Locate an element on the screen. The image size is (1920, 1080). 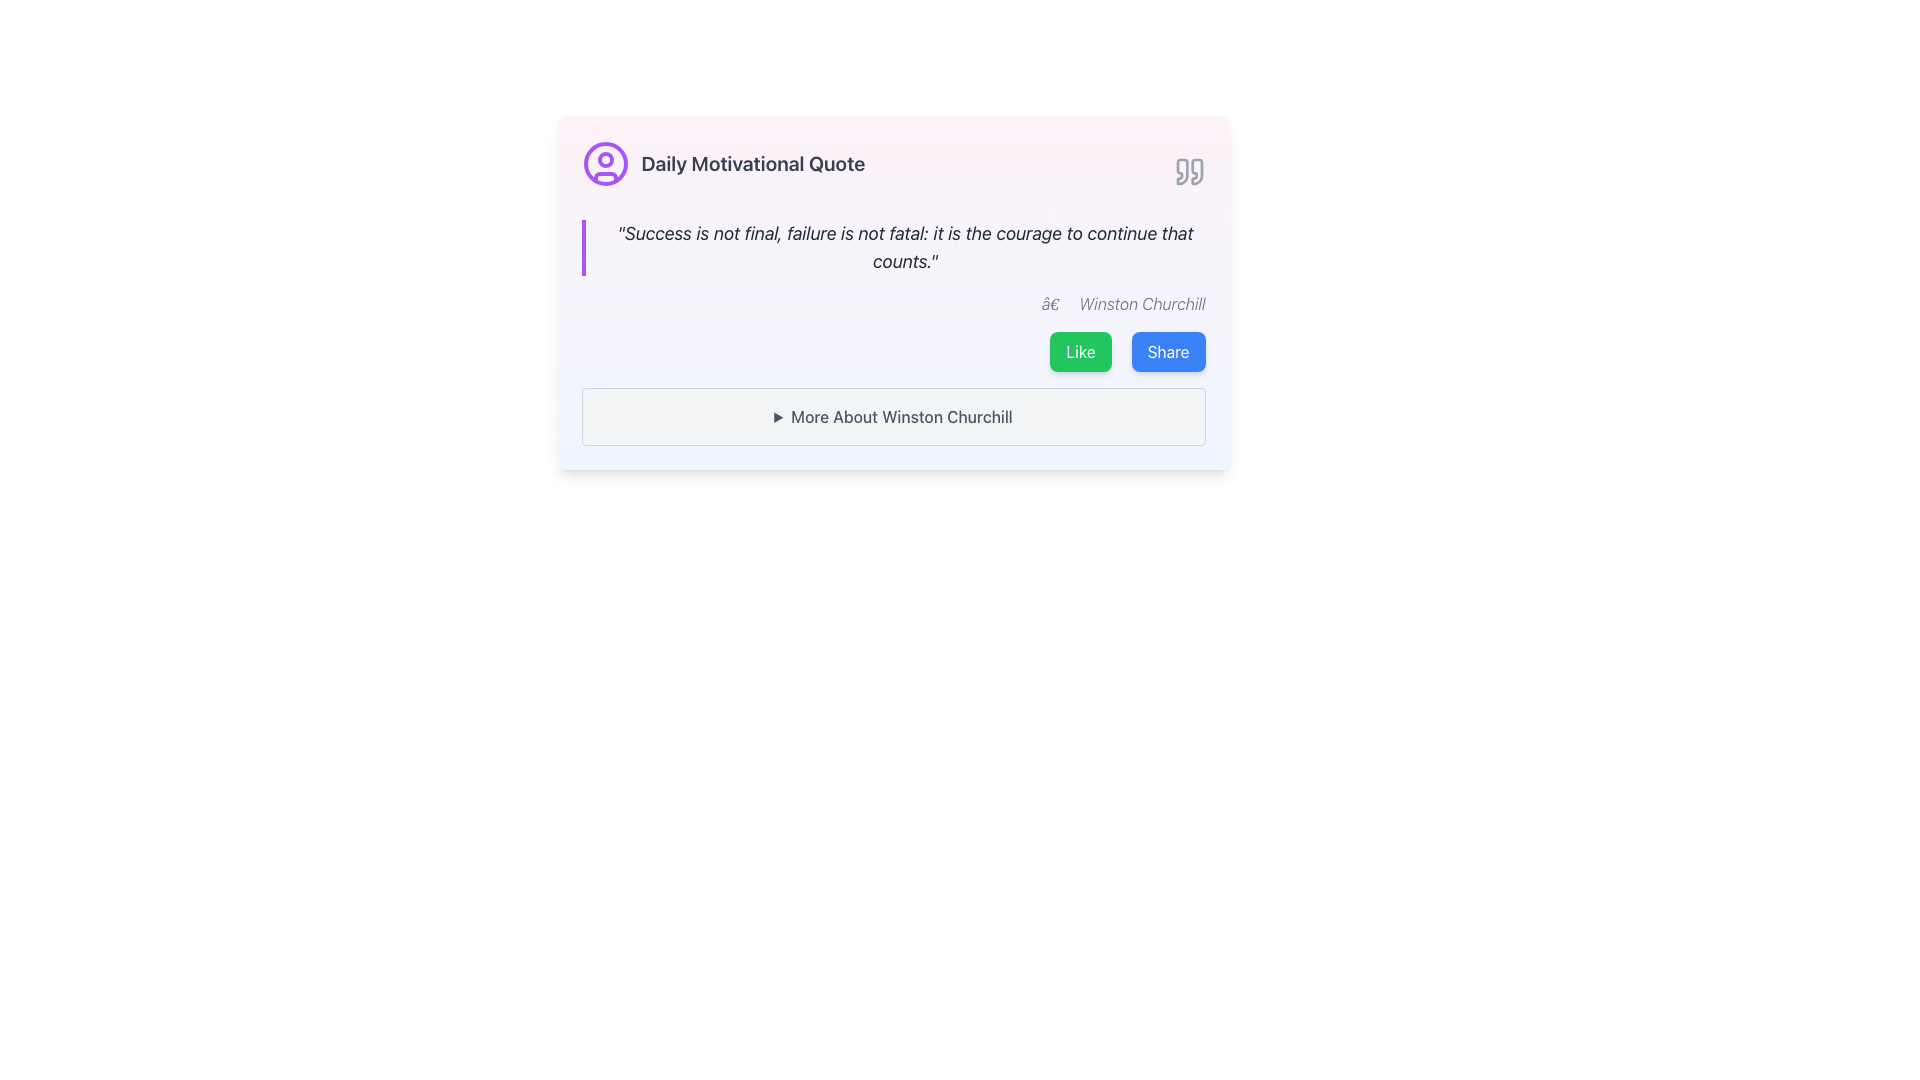
the Decorative Icon, which is a graphic icon resembling a quotation mark located at the upper-right corner of the 'Daily Motivational Quote' card is located at coordinates (1189, 171).